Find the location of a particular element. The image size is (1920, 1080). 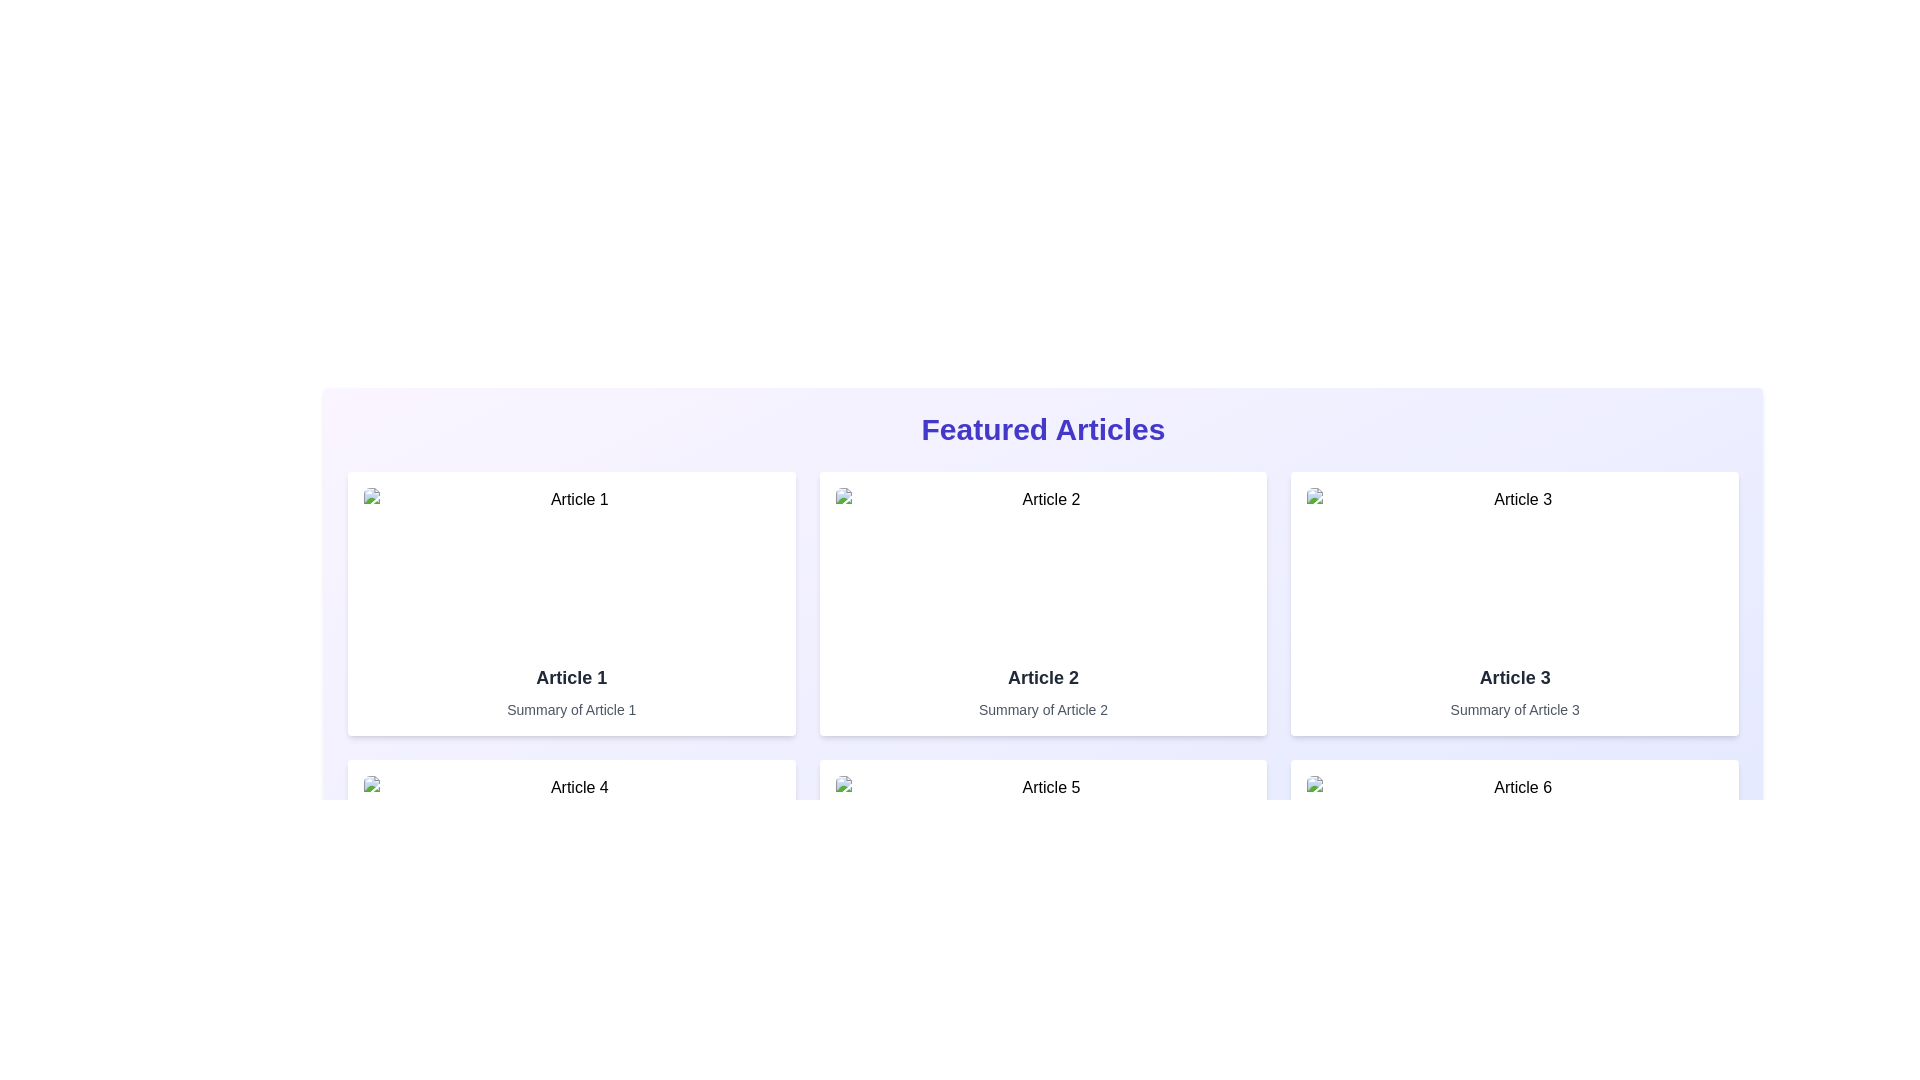

the title text label of the article located centrally in the second card of the first row in the grid layout is located at coordinates (1042, 677).